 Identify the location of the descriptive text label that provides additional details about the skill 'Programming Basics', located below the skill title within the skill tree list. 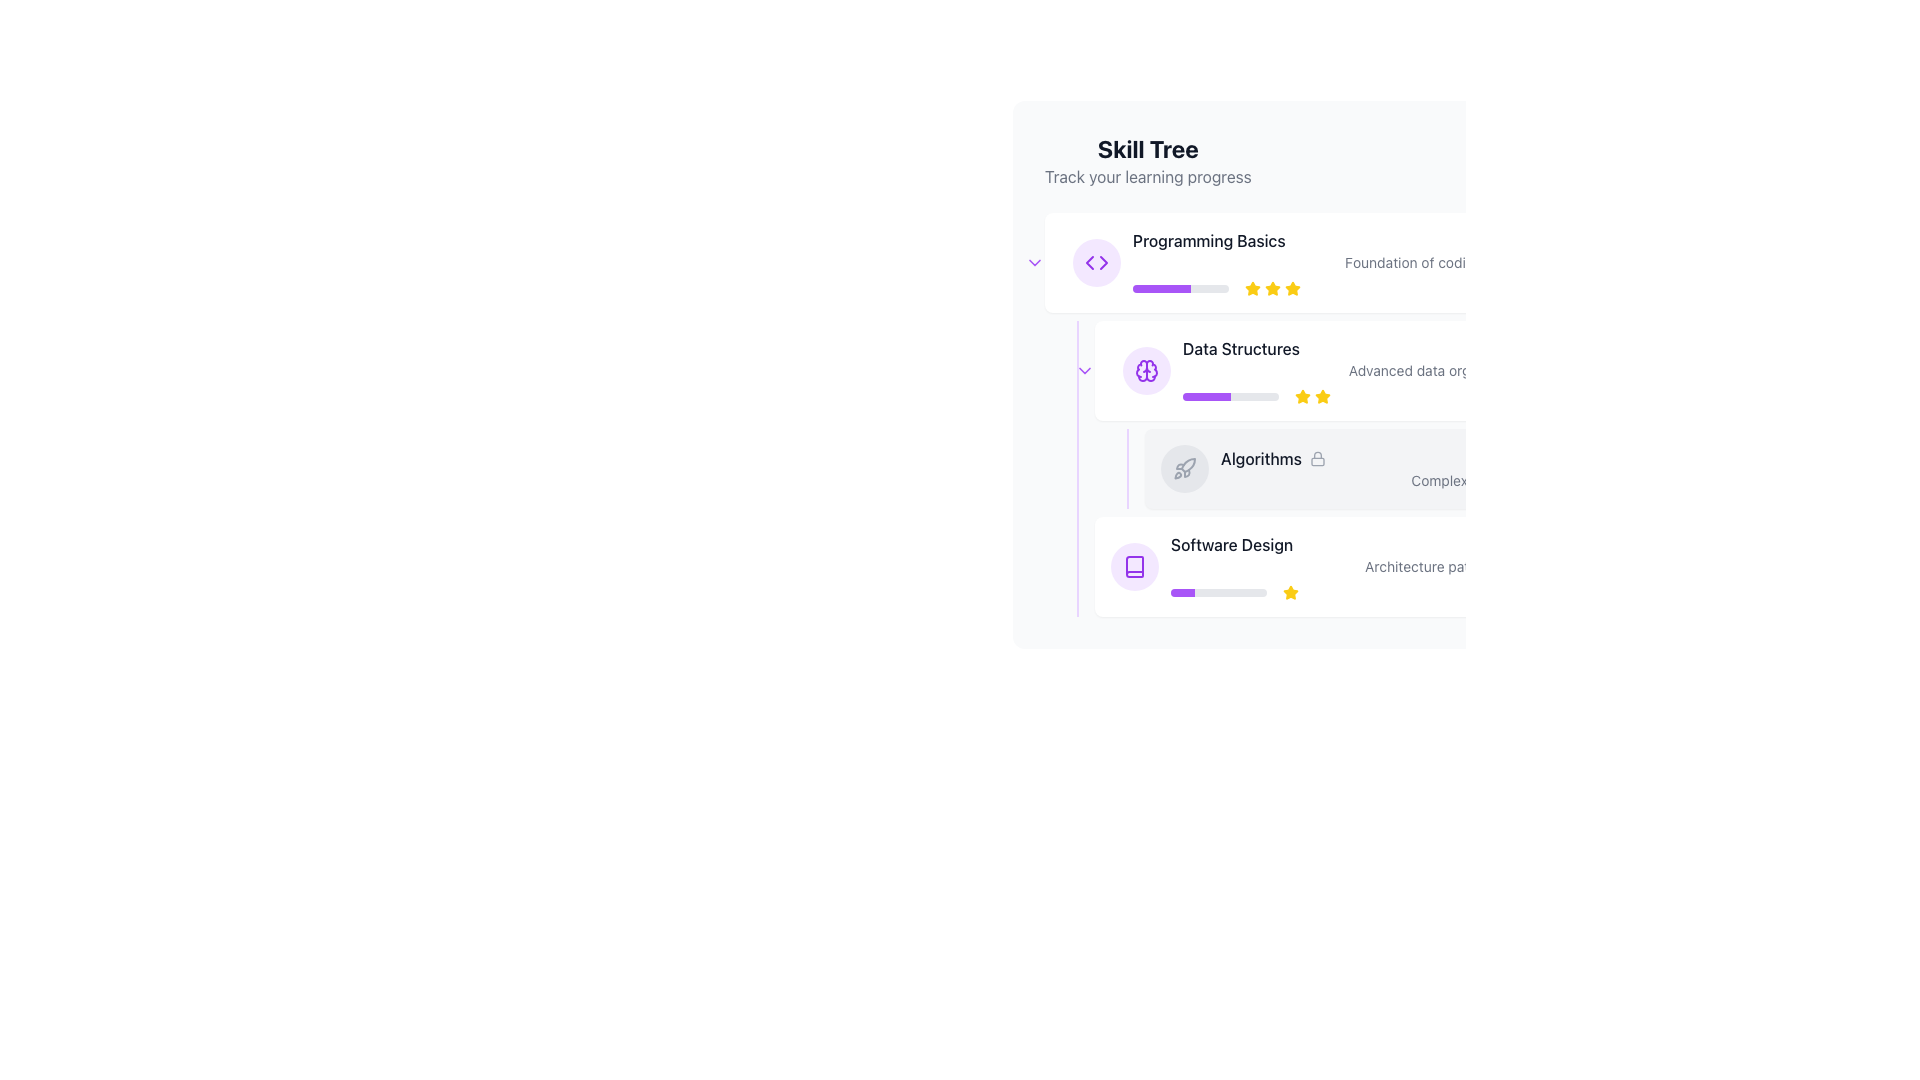
(1412, 261).